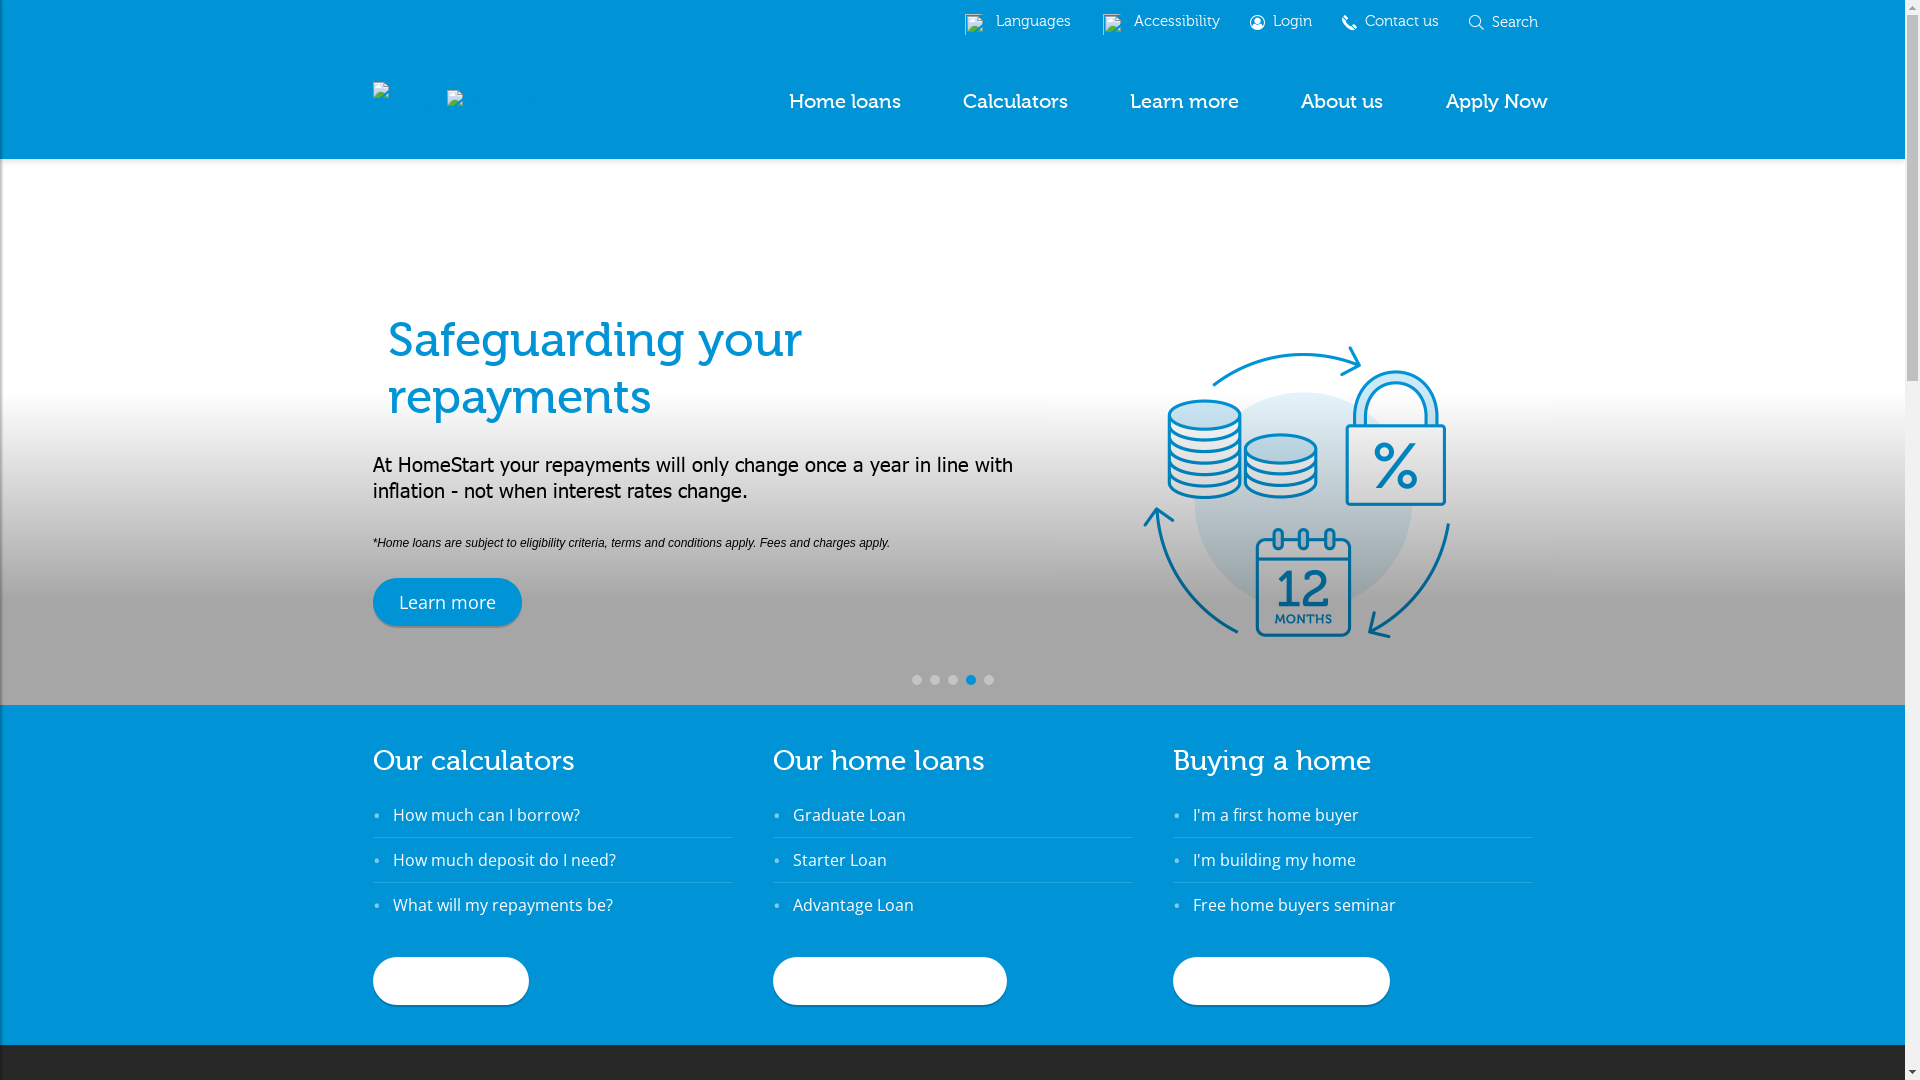 The image size is (1920, 1080). What do you see at coordinates (952, 678) in the screenshot?
I see `'3'` at bounding box center [952, 678].